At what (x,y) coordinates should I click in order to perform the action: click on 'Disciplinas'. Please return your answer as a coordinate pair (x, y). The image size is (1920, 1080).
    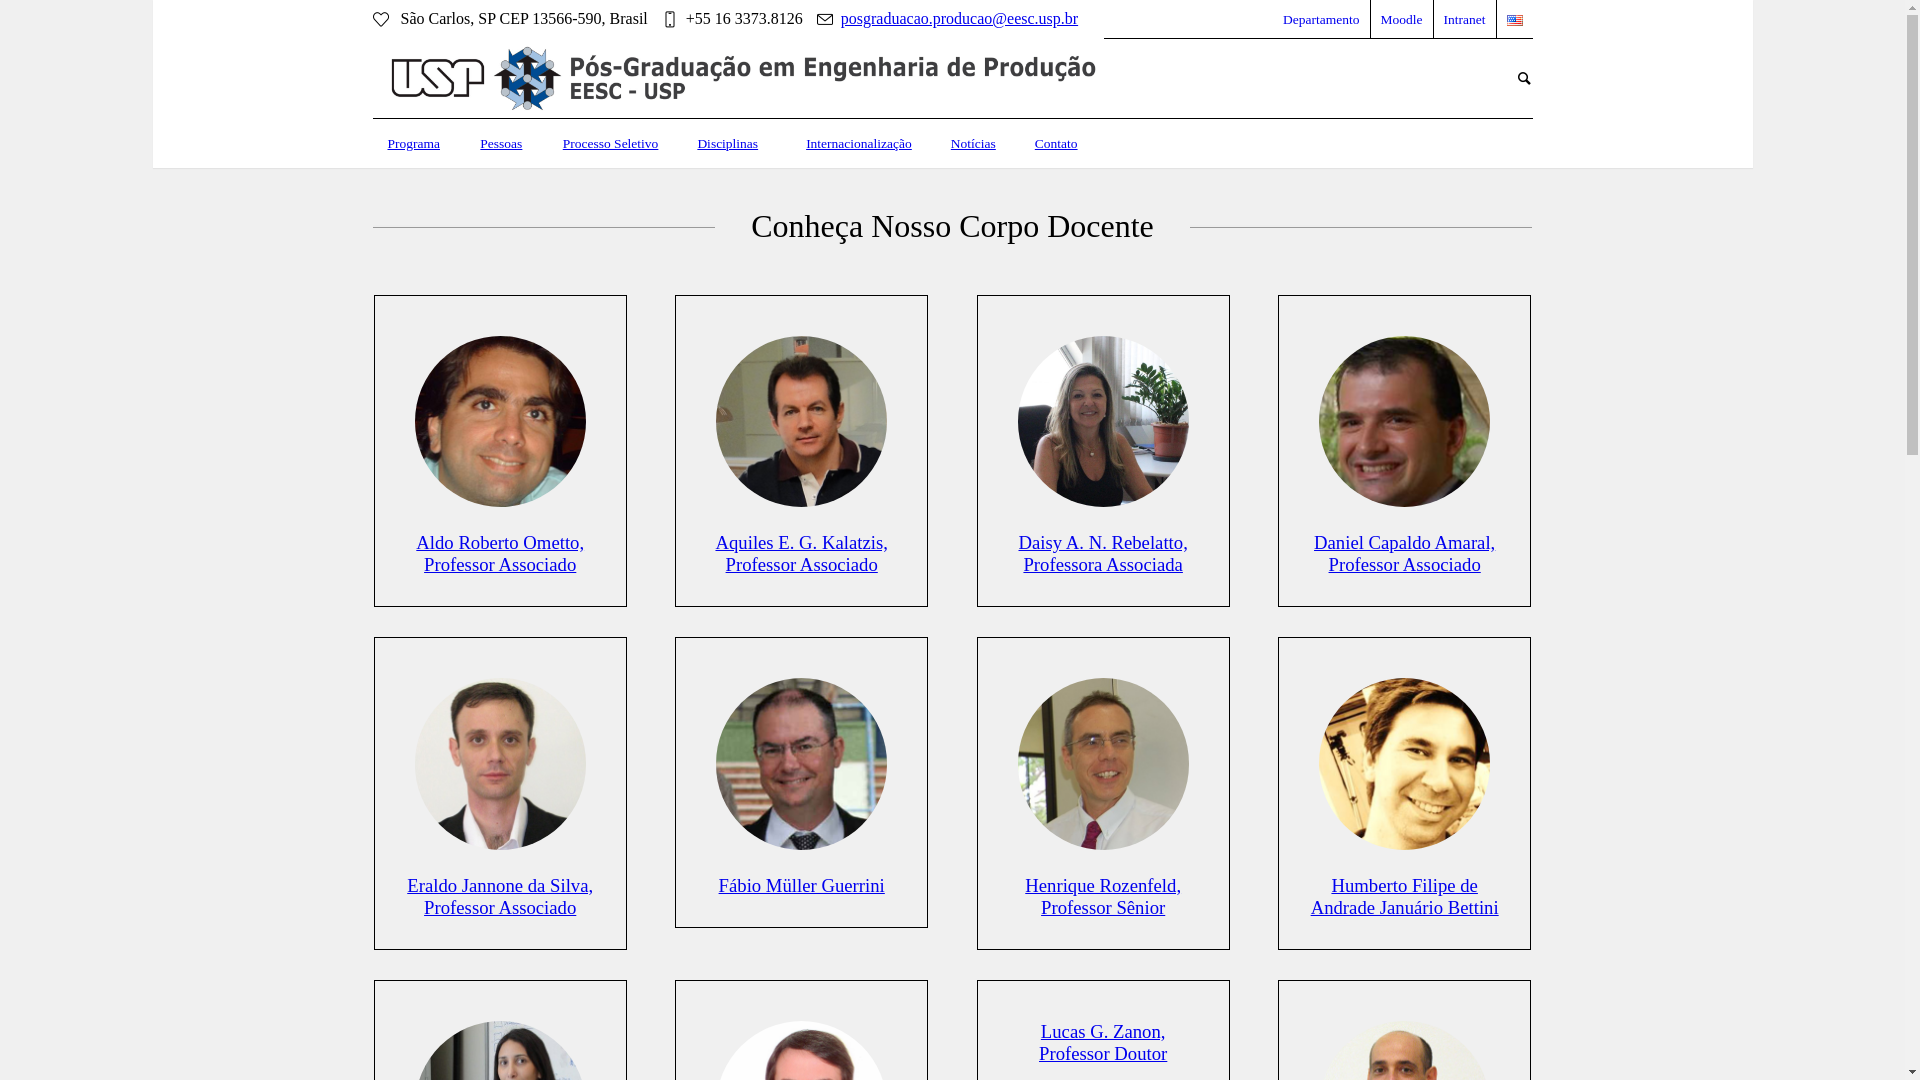
    Looking at the image, I should click on (681, 142).